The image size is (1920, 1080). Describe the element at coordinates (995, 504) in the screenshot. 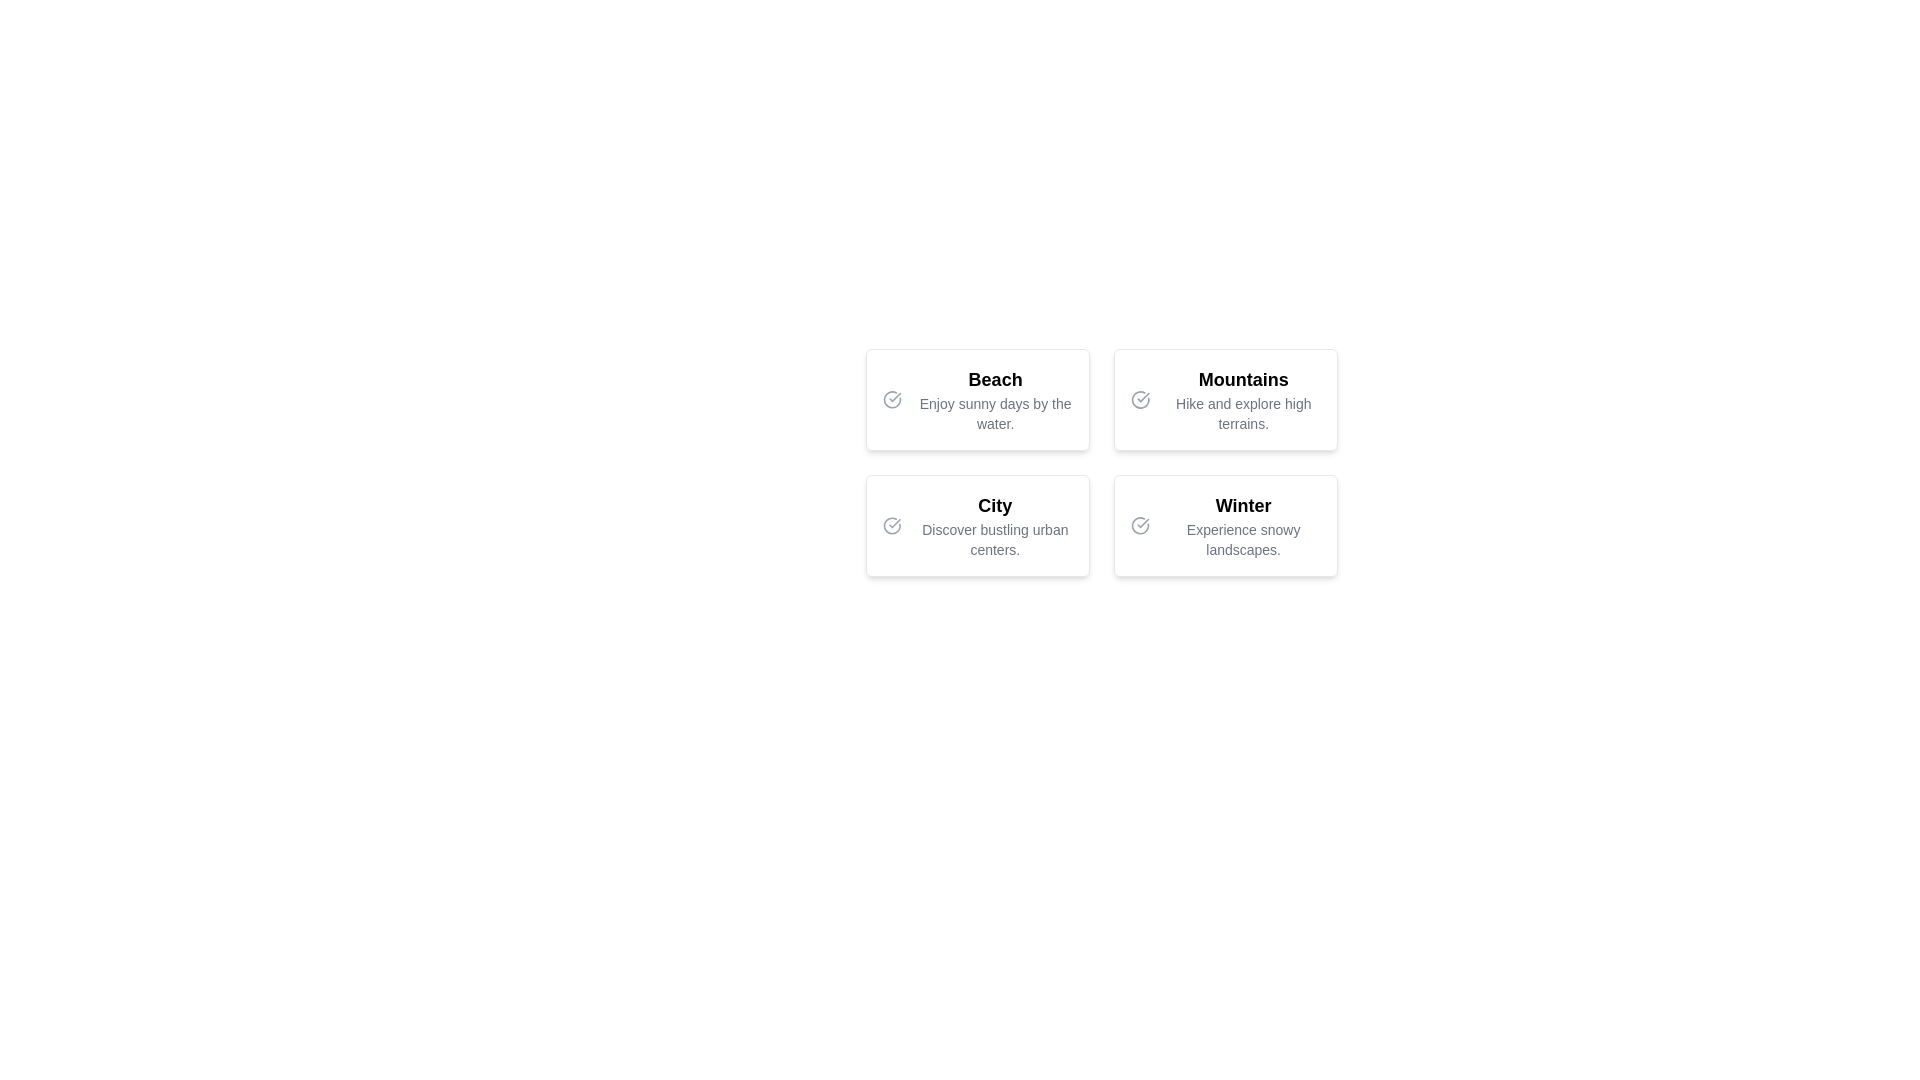

I see `the 'City' text label, which is styled in bold and located at the top of a box in the second row and first column of a 2x2 grid layout` at that location.